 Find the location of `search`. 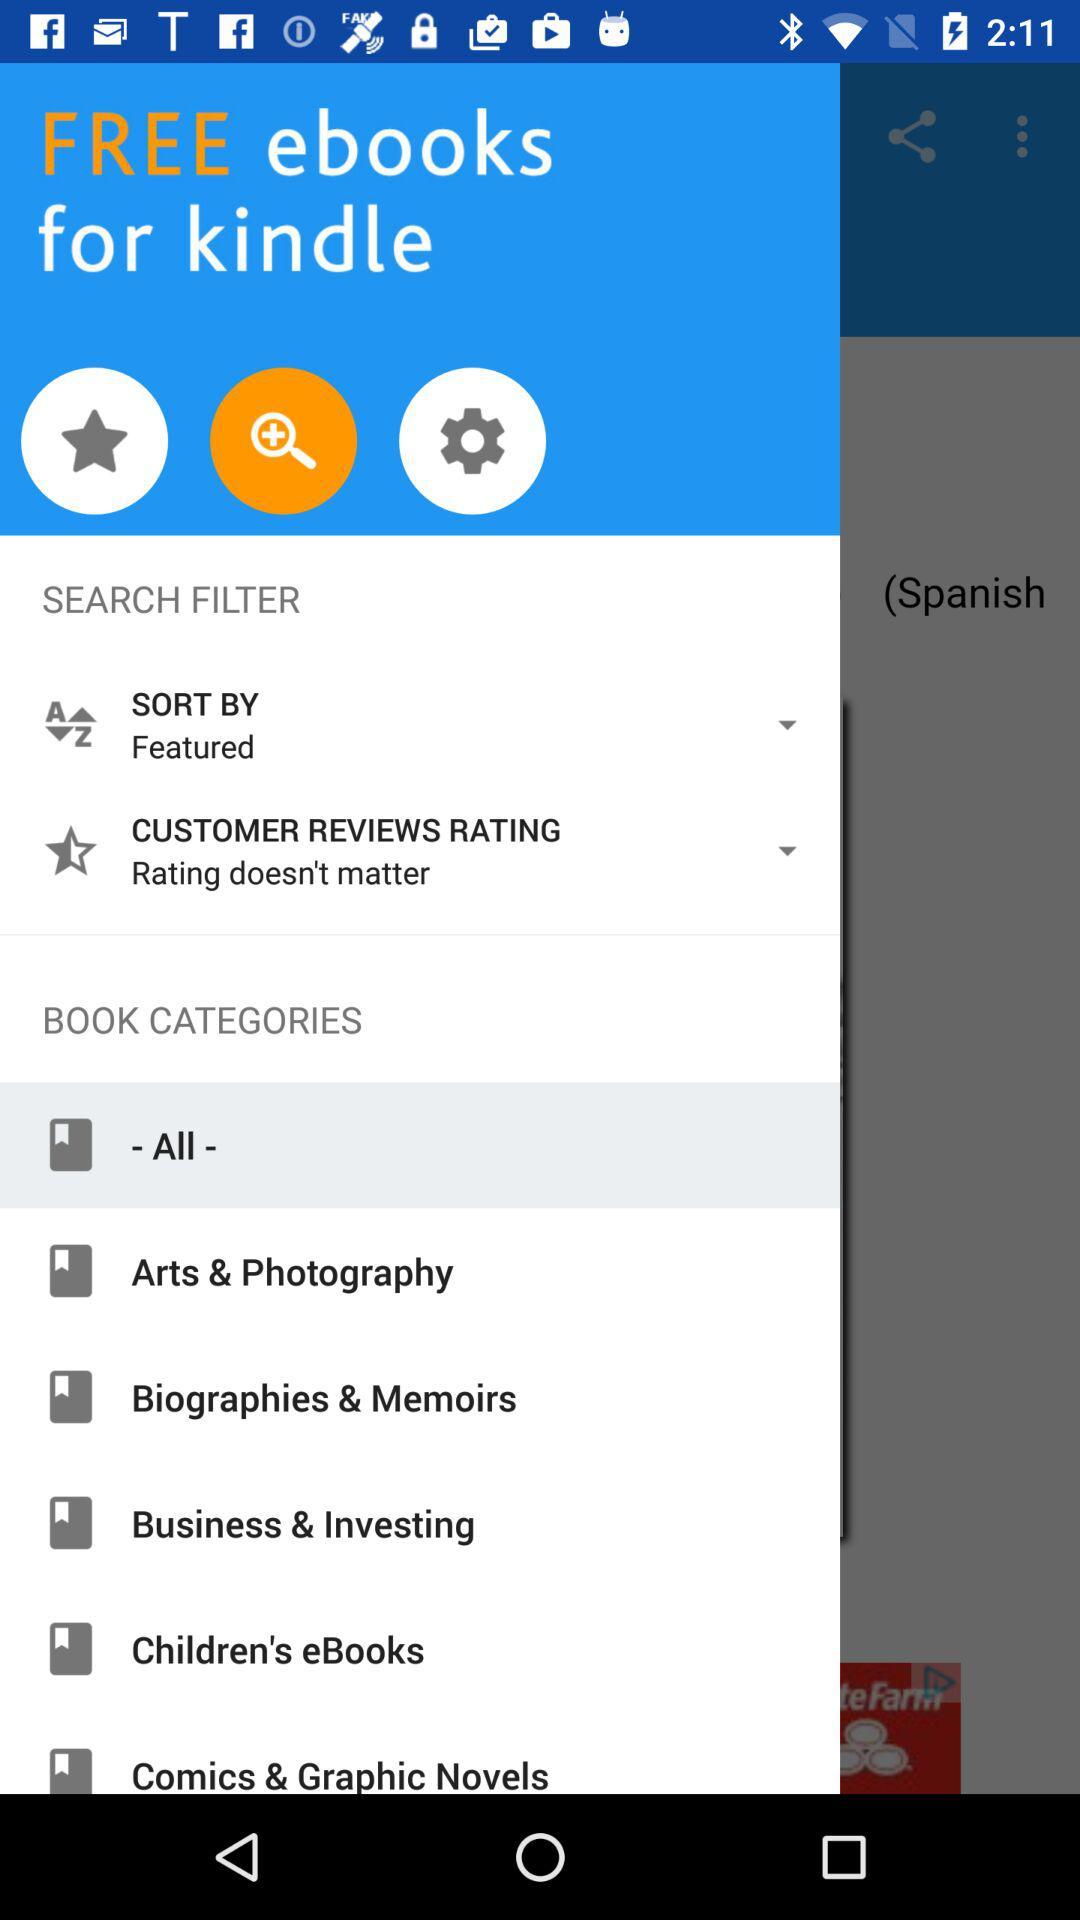

search is located at coordinates (283, 440).